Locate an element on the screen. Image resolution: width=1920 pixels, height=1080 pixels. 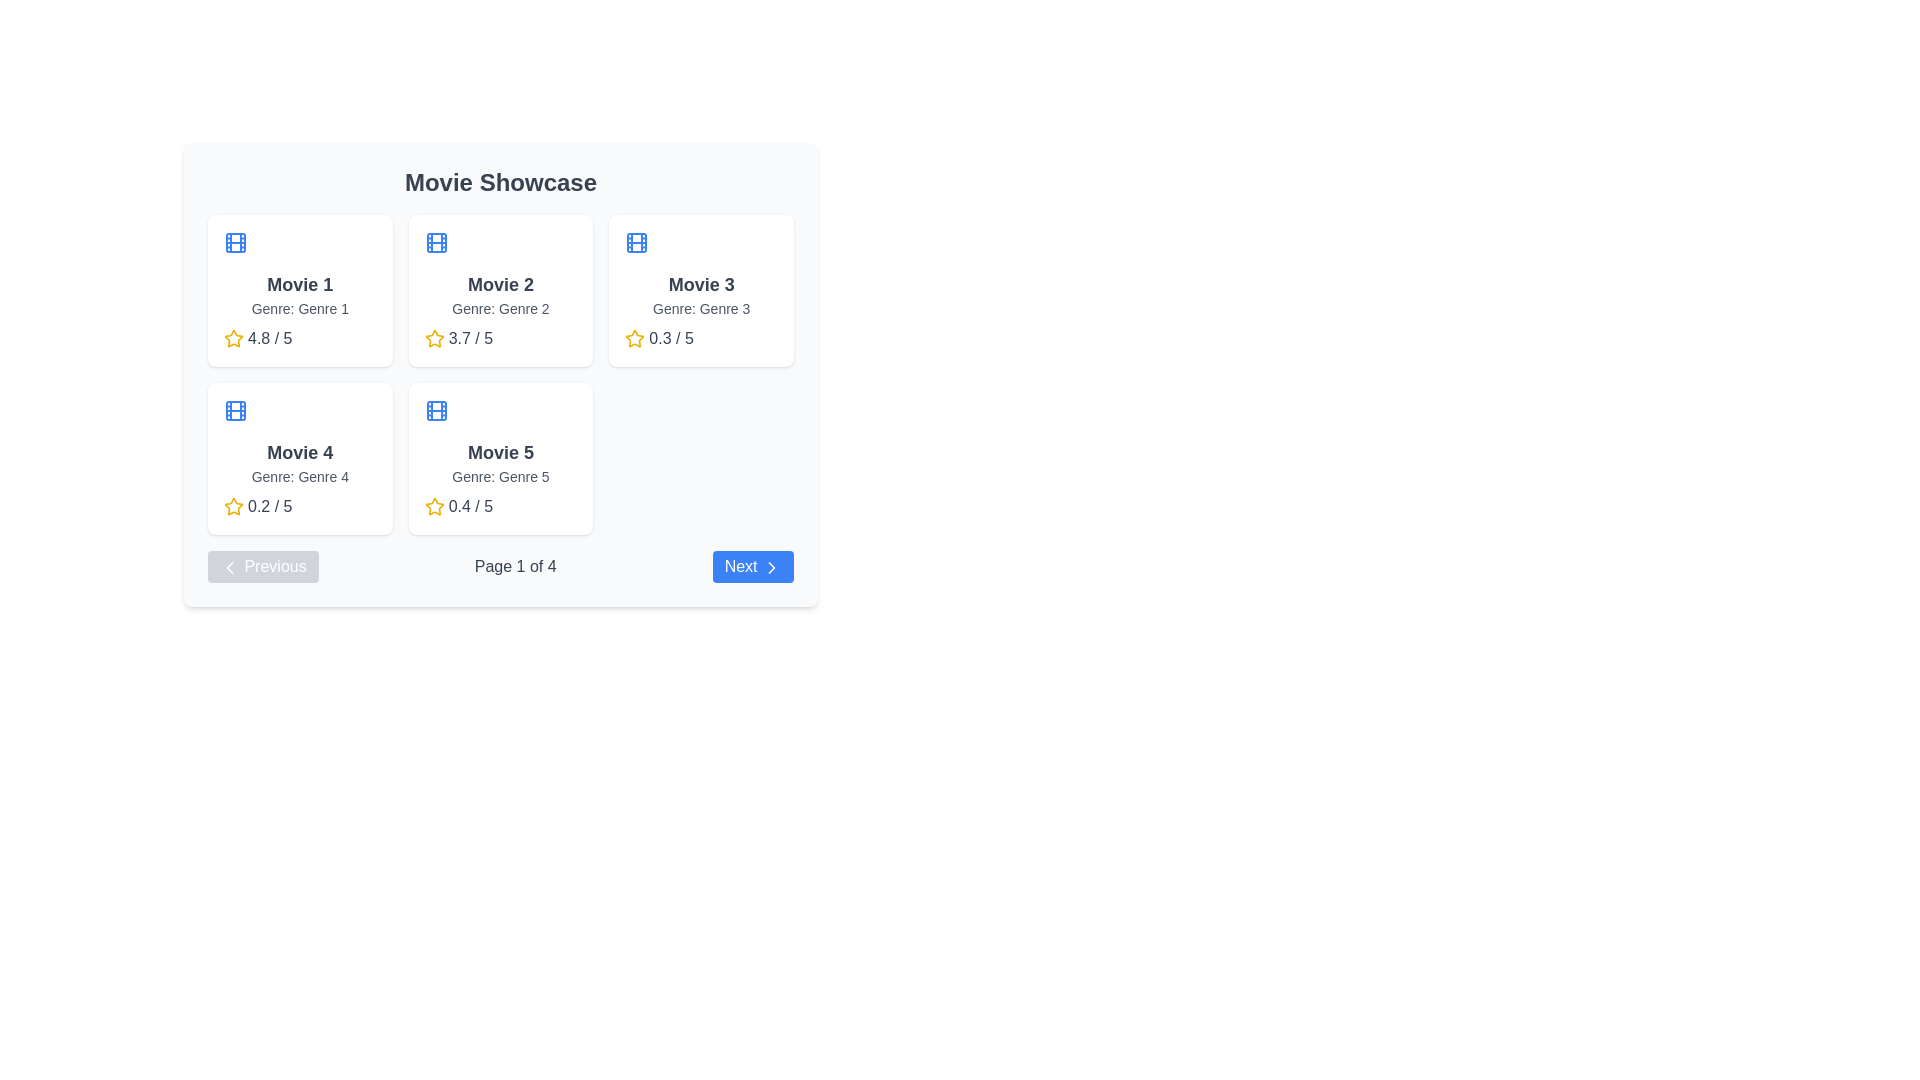
the second star icon in the rating system under 'Movie 2' in the Movie Showcase grid layout to rate the movie is located at coordinates (433, 337).